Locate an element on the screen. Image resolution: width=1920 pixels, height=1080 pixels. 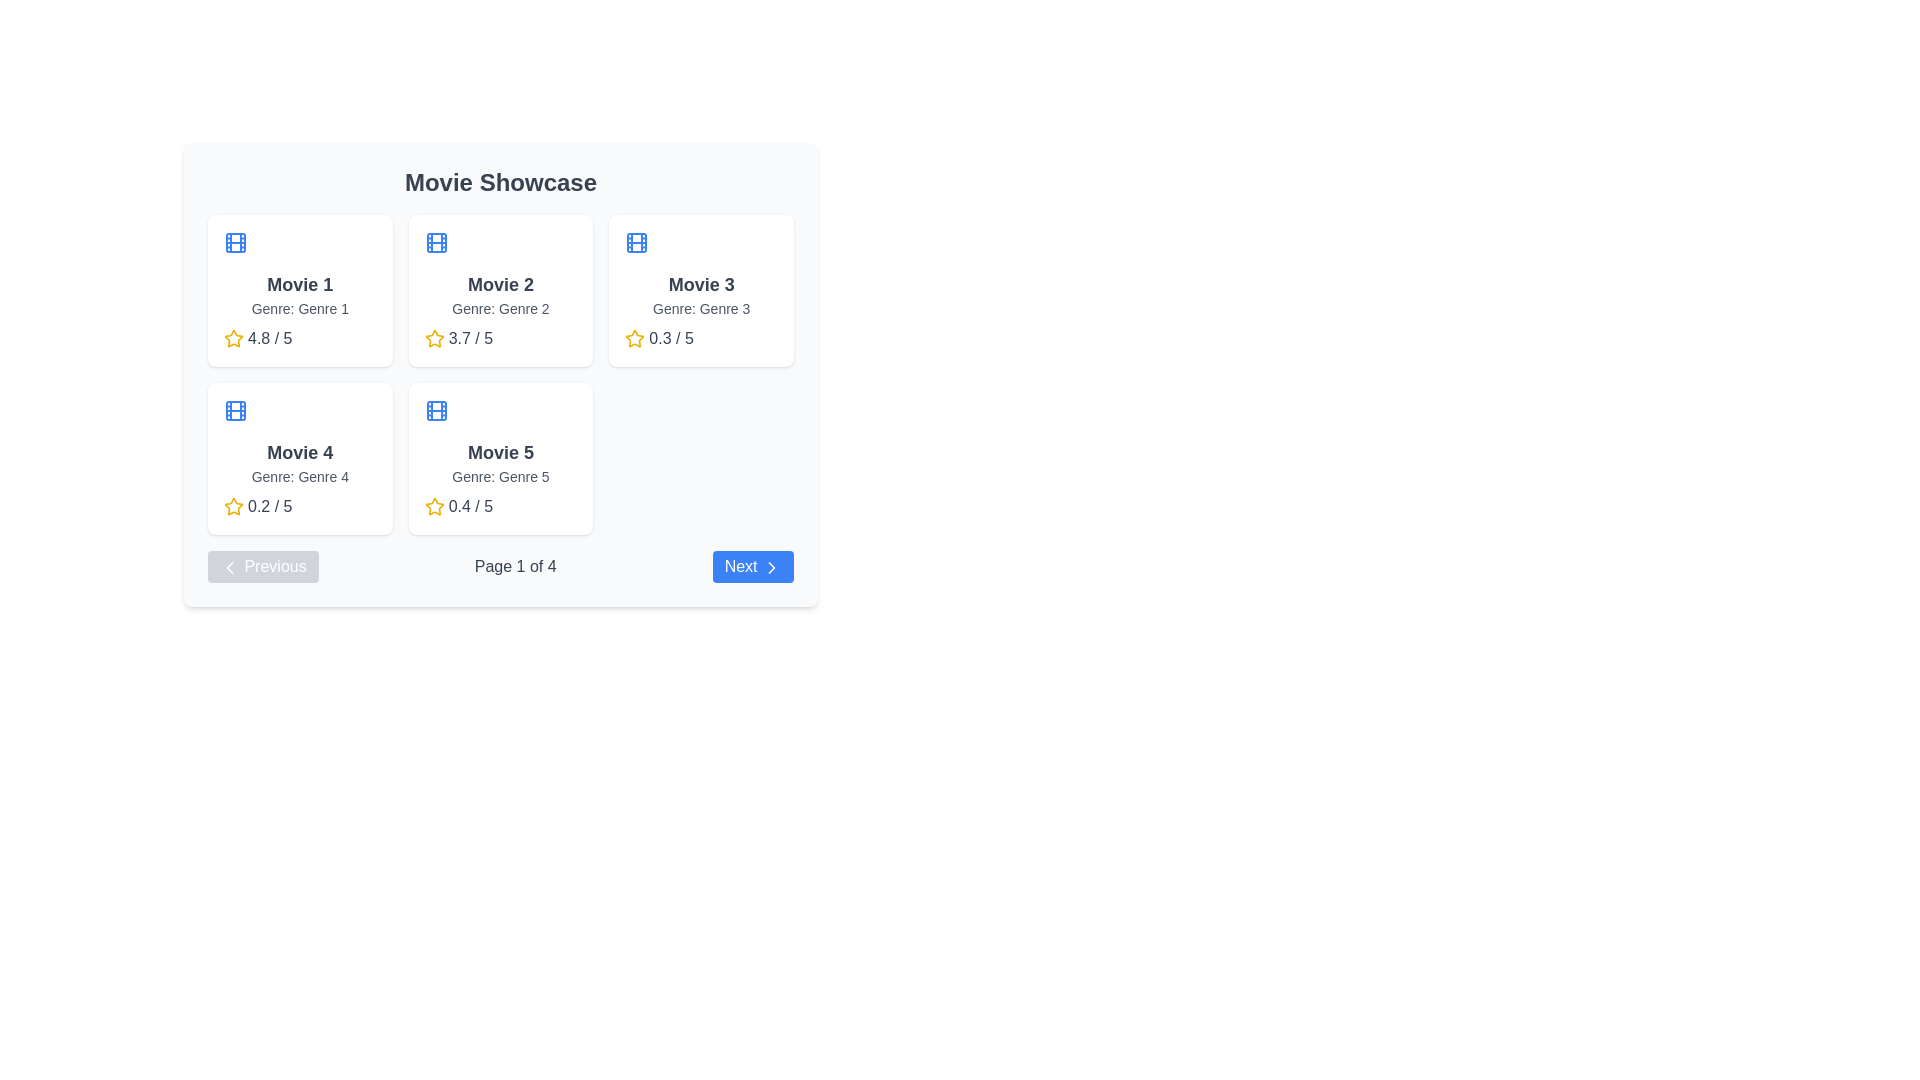
the second star icon in the rating system under 'Movie 2' in the Movie Showcase grid layout to rate the movie is located at coordinates (433, 337).